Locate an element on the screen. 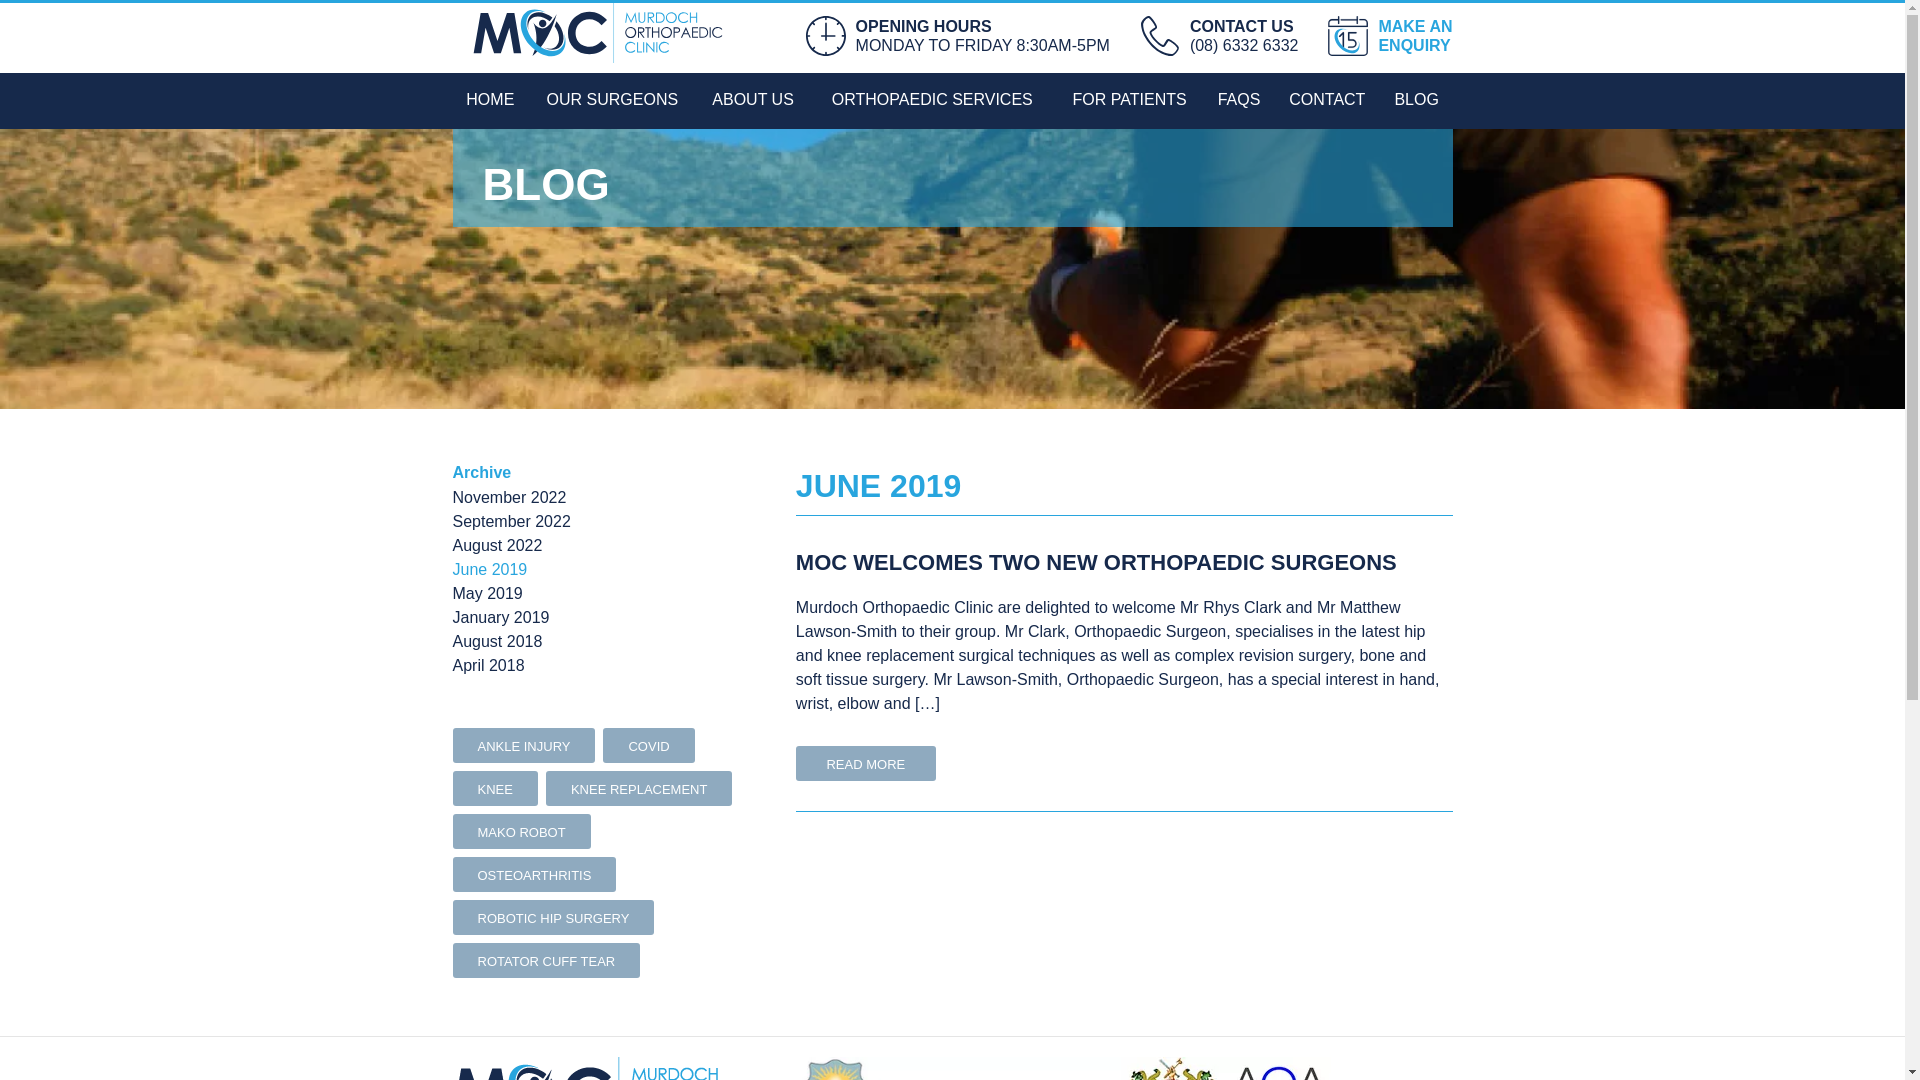  'MAKO ROBOT' is located at coordinates (521, 831).